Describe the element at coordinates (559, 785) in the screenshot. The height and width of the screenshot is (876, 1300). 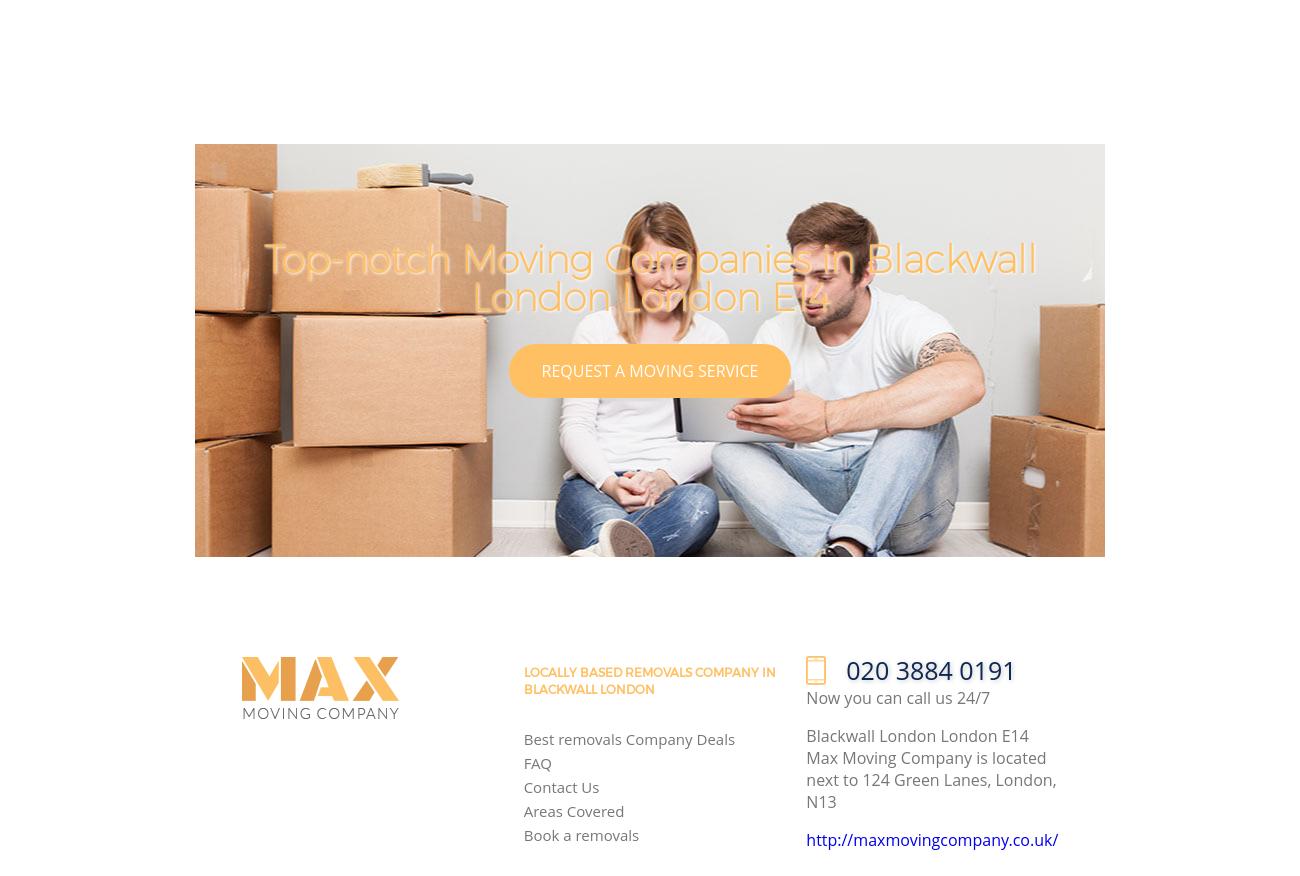
I see `'Contact Us'` at that location.